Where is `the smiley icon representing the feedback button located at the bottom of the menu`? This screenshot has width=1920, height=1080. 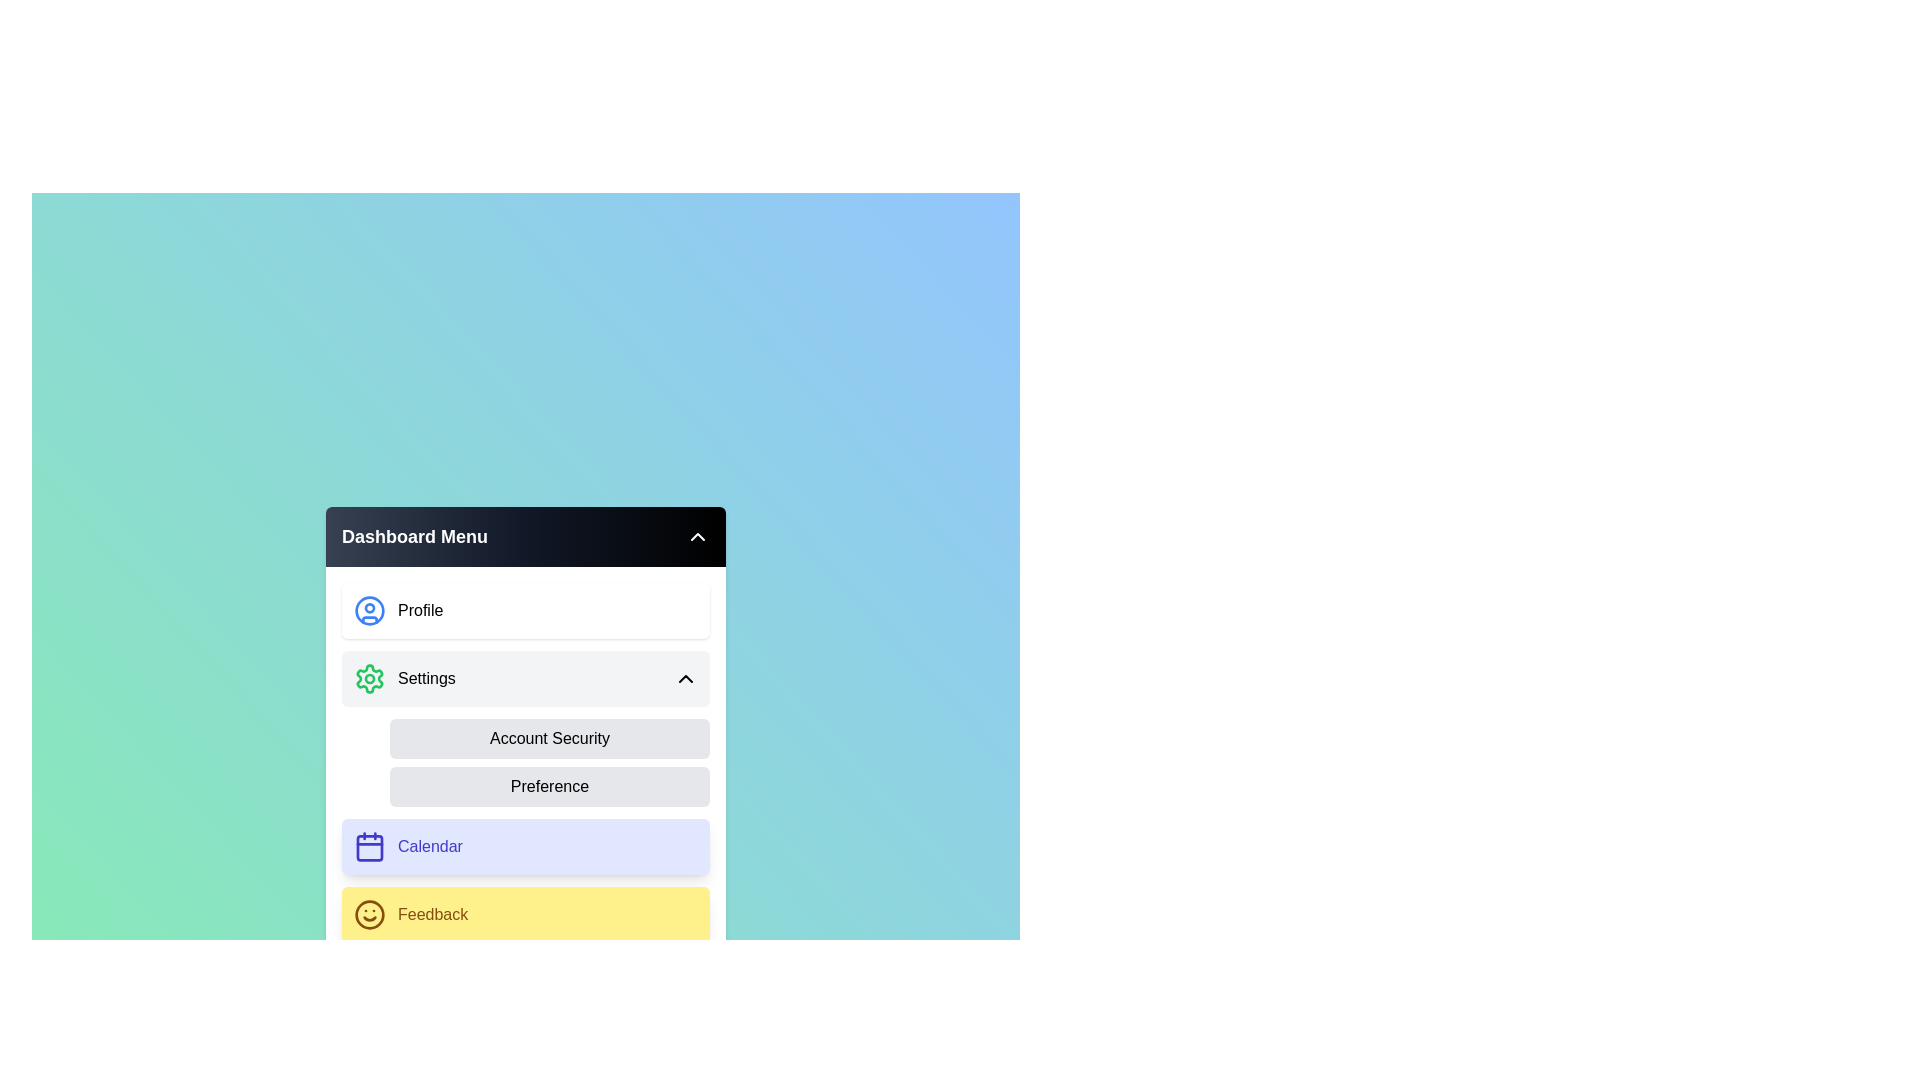
the smiley icon representing the feedback button located at the bottom of the menu is located at coordinates (369, 914).